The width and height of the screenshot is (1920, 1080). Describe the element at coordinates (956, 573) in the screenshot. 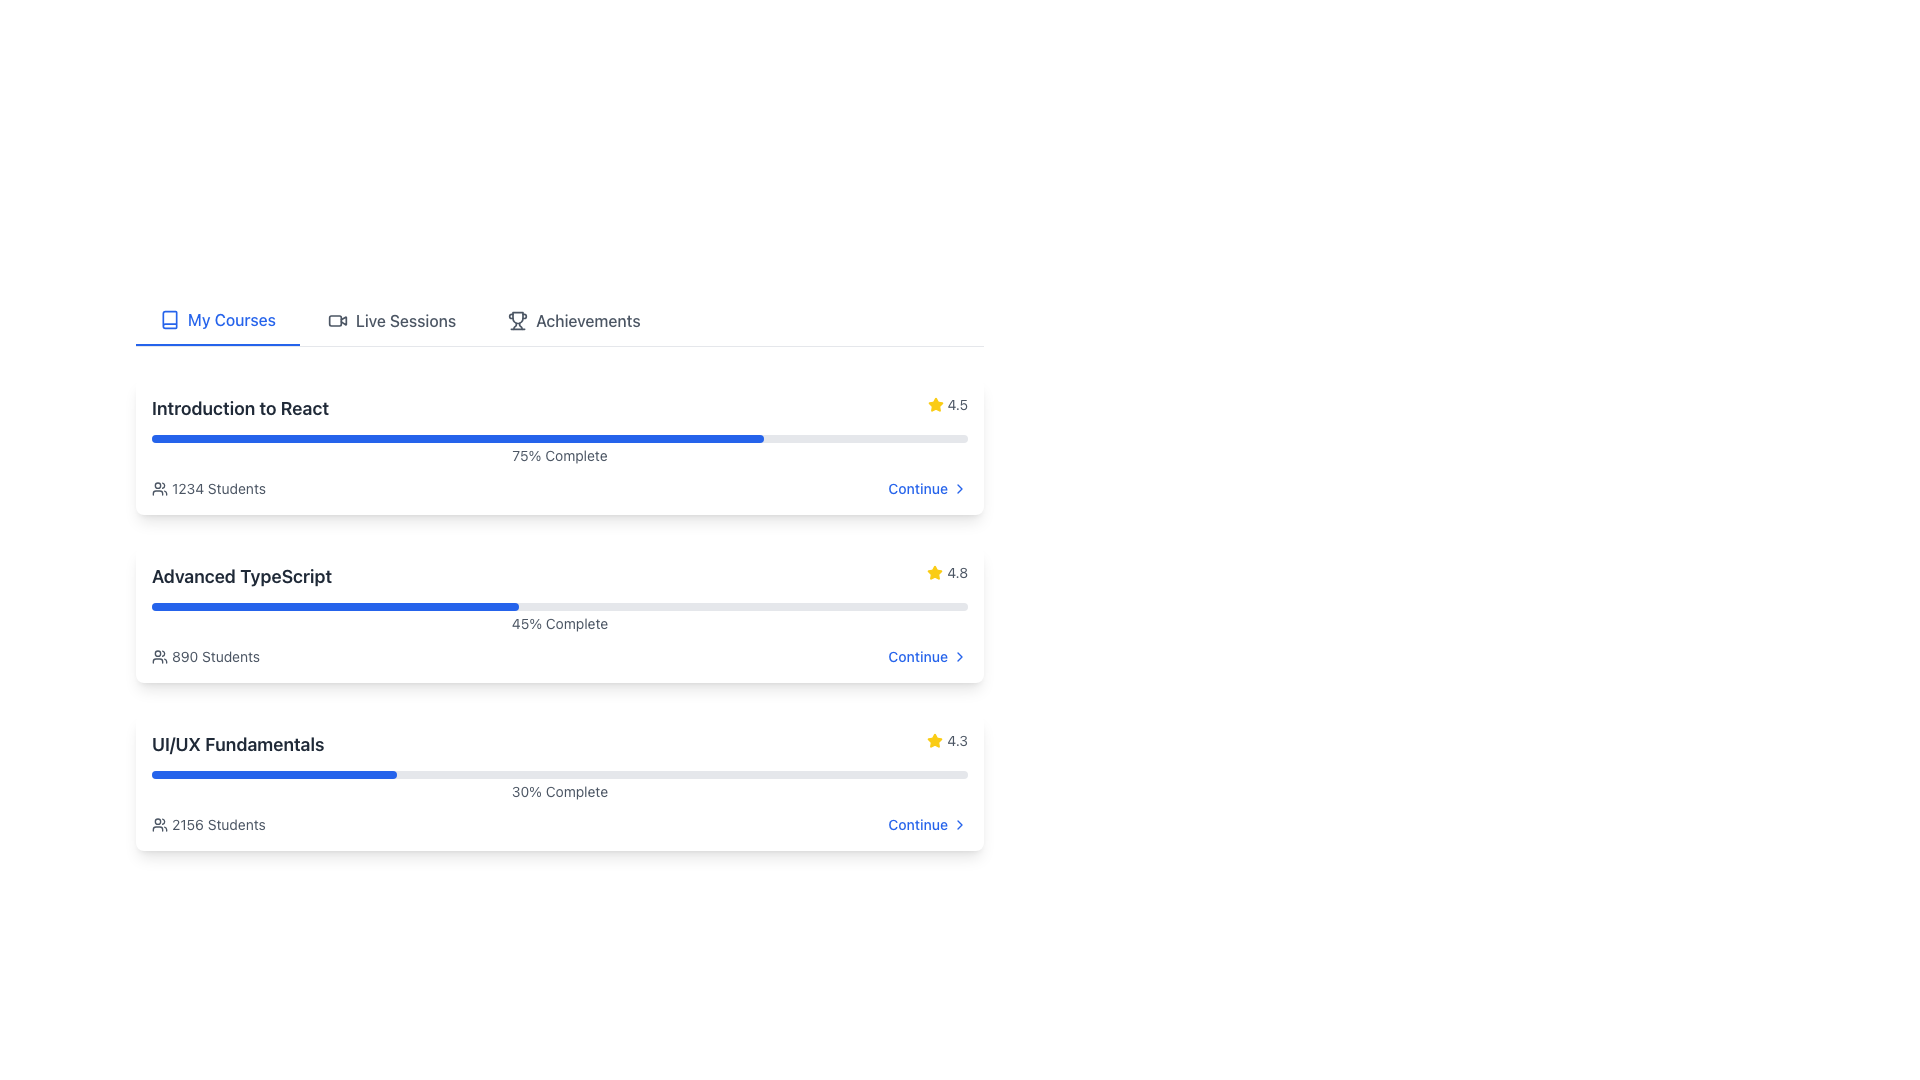

I see `the text label element displaying the numeric value '4.8', which is styled with a small font size and gray color, located to the right of a star icon in the top-right corner of the middle course card for the 'Advanced TypeScript' course` at that location.